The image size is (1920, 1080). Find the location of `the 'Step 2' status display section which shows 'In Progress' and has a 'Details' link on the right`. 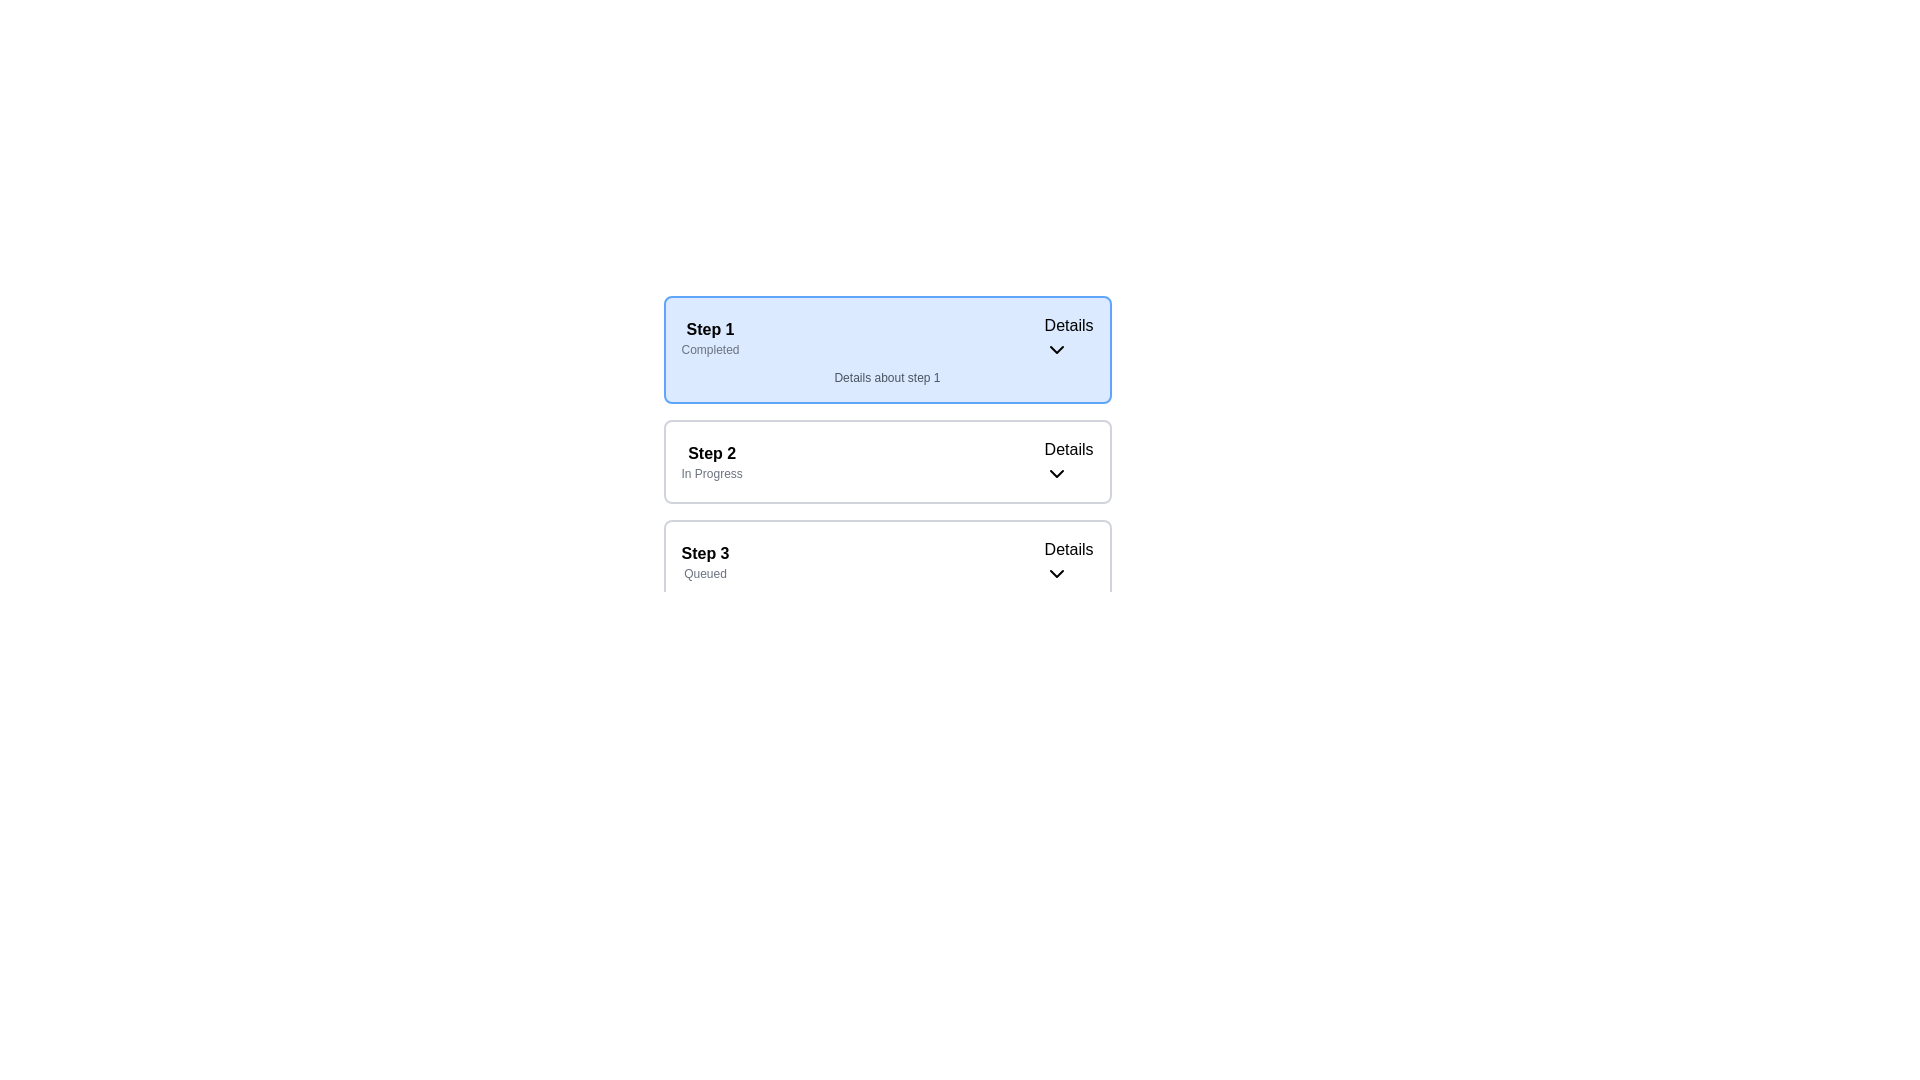

the 'Step 2' status display section which shows 'In Progress' and has a 'Details' link on the right is located at coordinates (886, 462).